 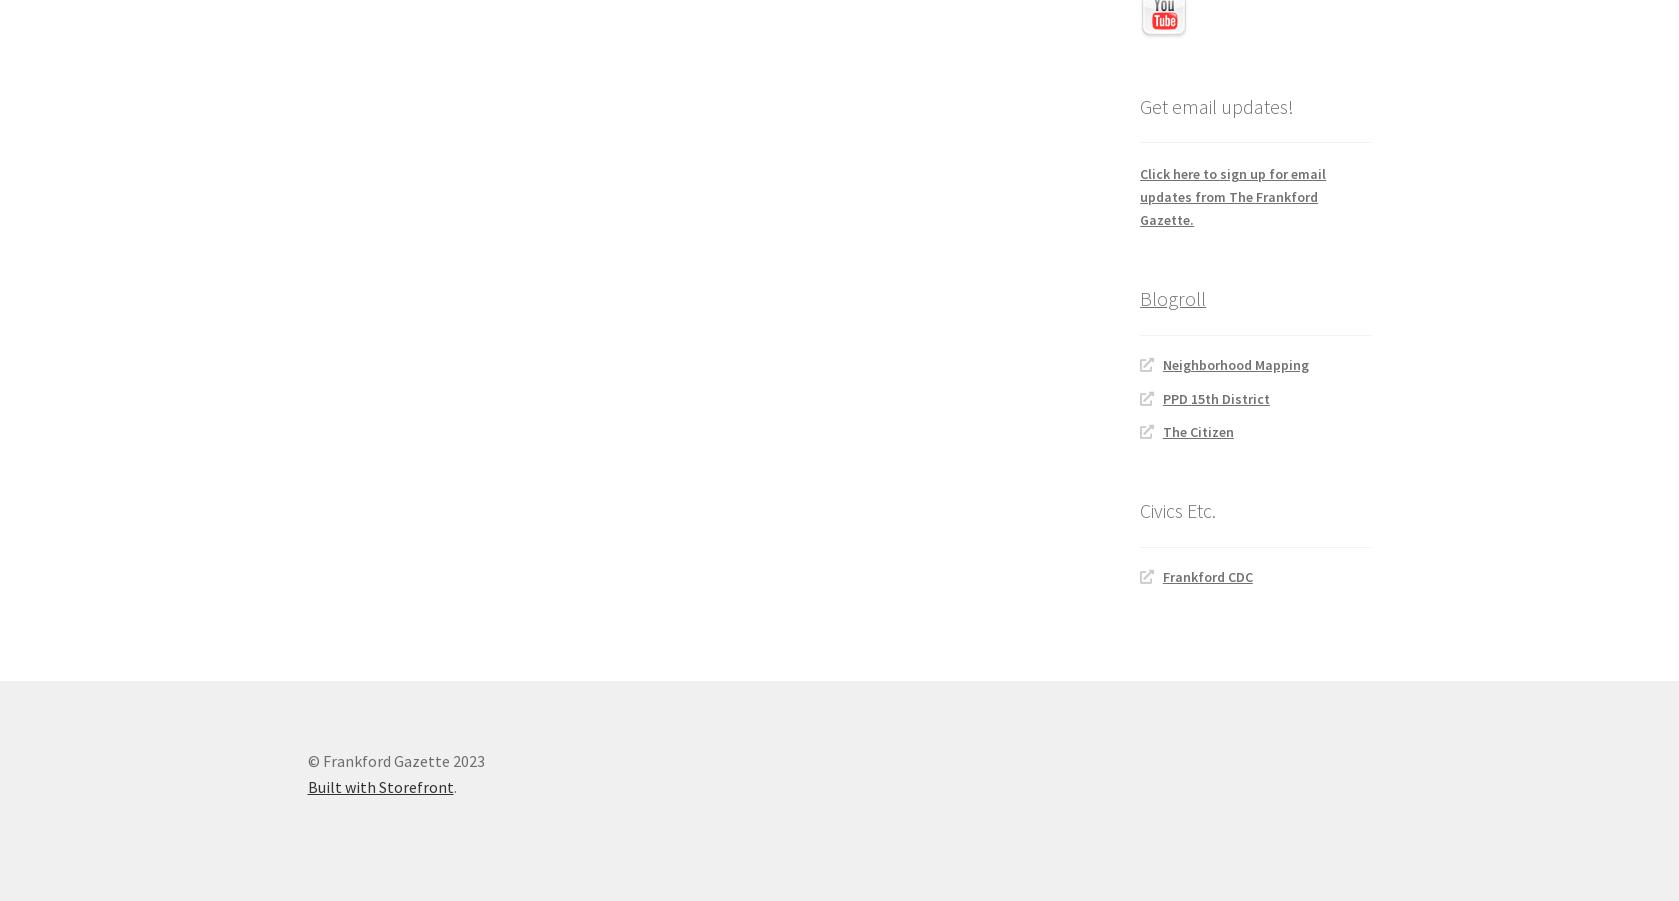 What do you see at coordinates (1232, 195) in the screenshot?
I see `'Click here to sign up for email updates from The Frankford Gazette.'` at bounding box center [1232, 195].